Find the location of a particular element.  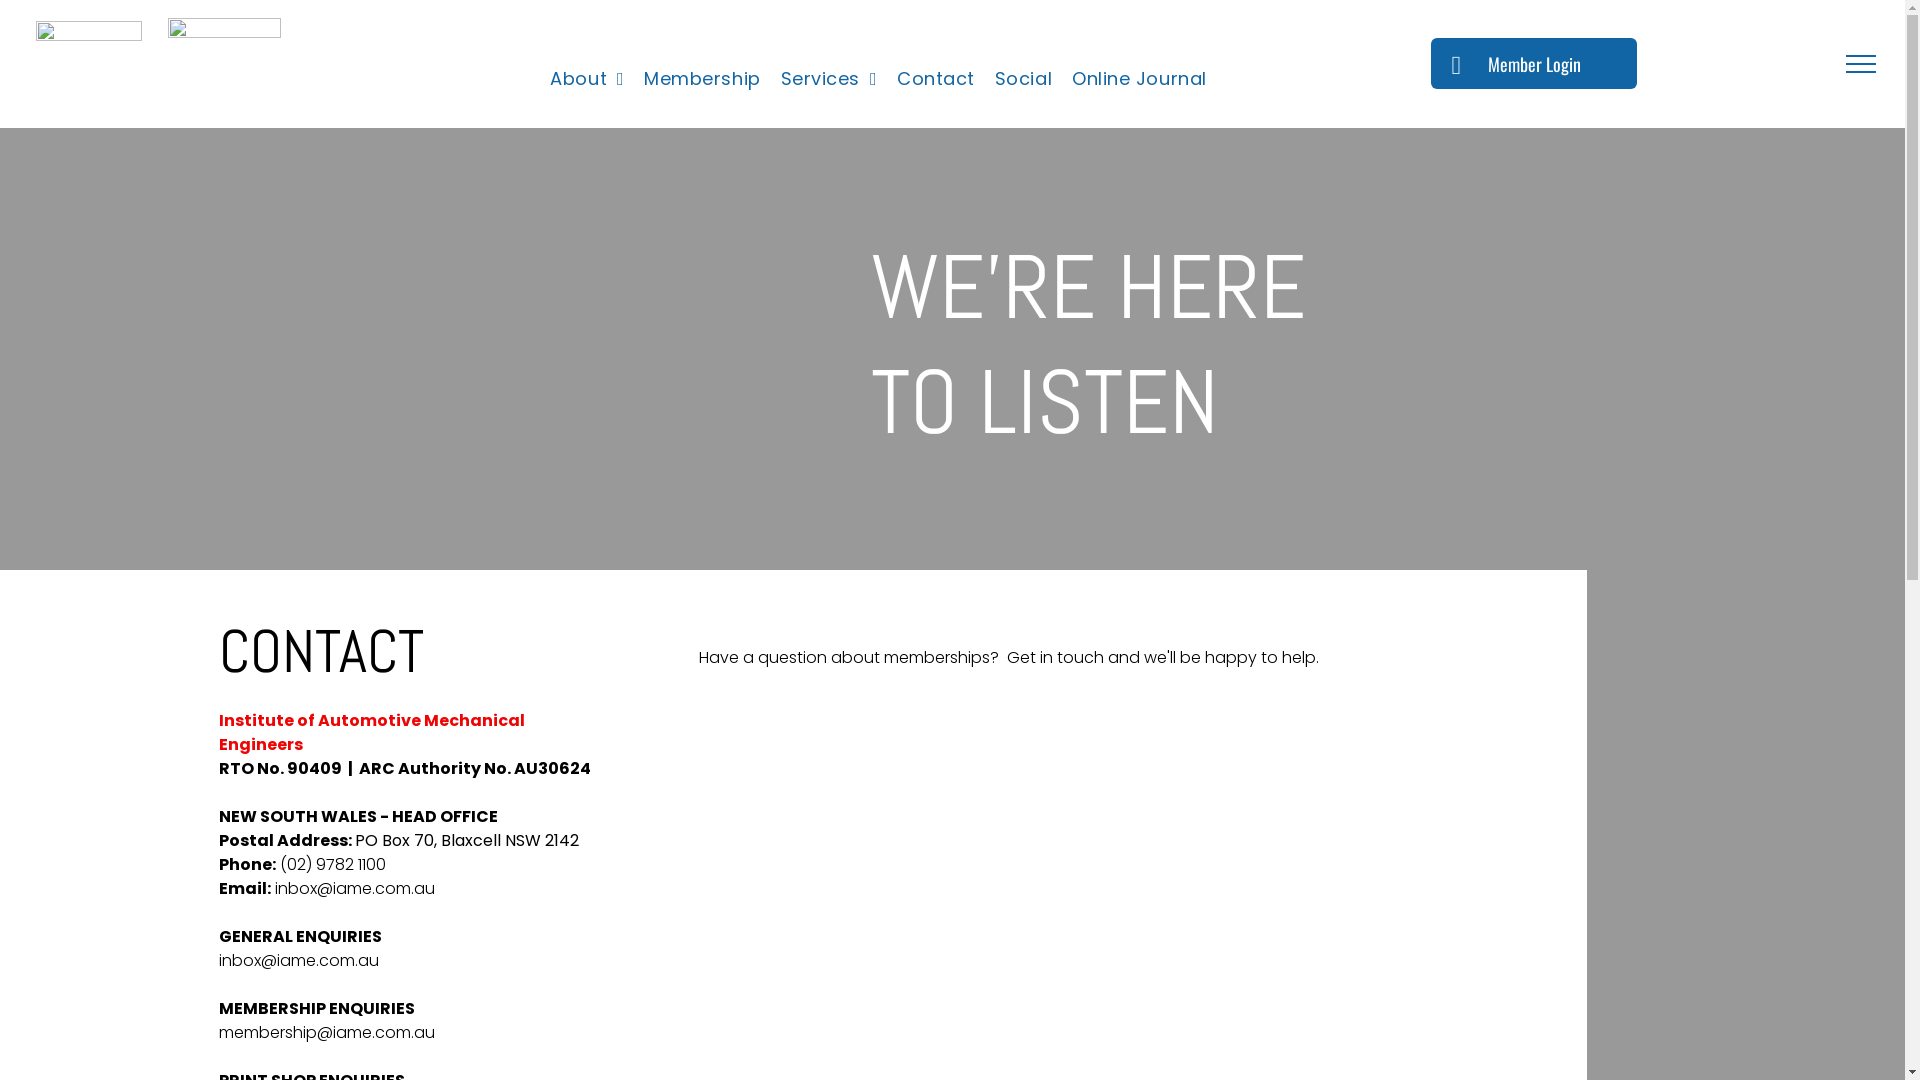

'Member Login' is located at coordinates (1533, 62).